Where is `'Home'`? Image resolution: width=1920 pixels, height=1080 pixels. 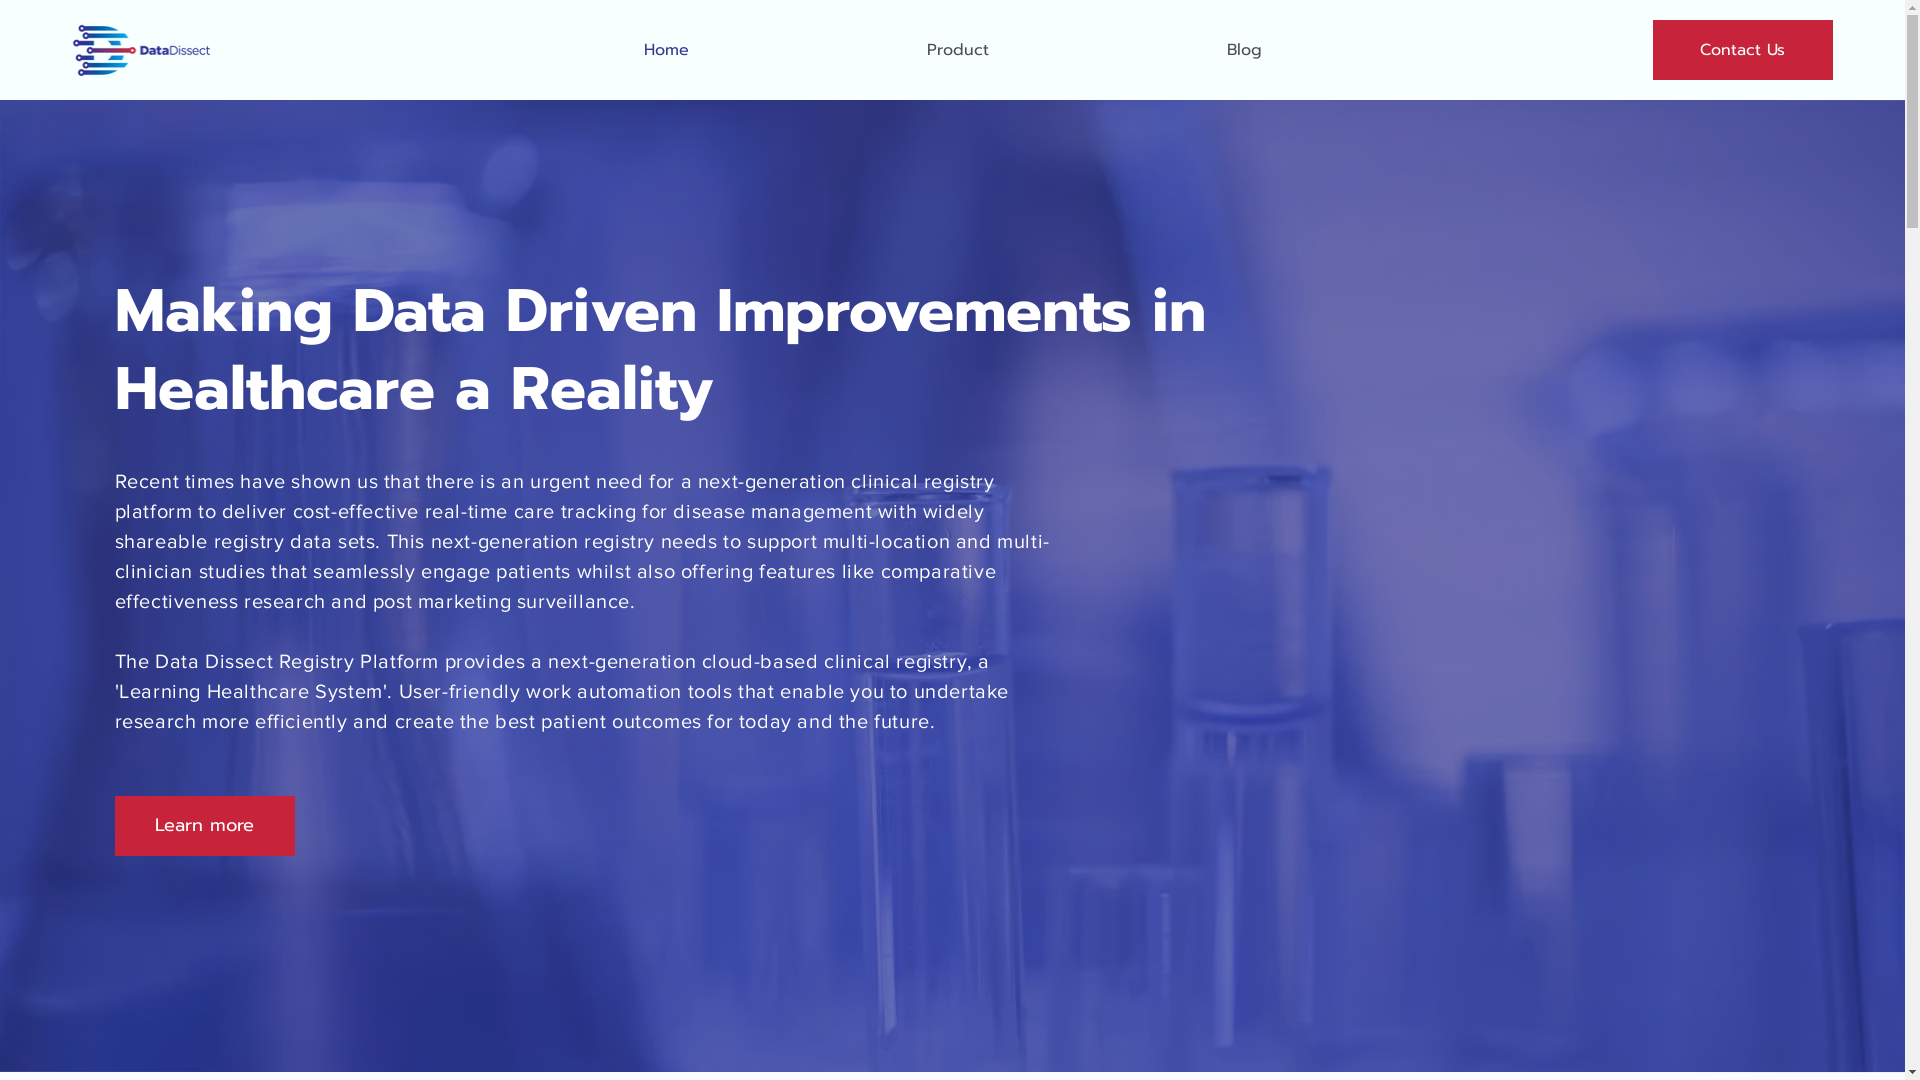
'Home' is located at coordinates (666, 49).